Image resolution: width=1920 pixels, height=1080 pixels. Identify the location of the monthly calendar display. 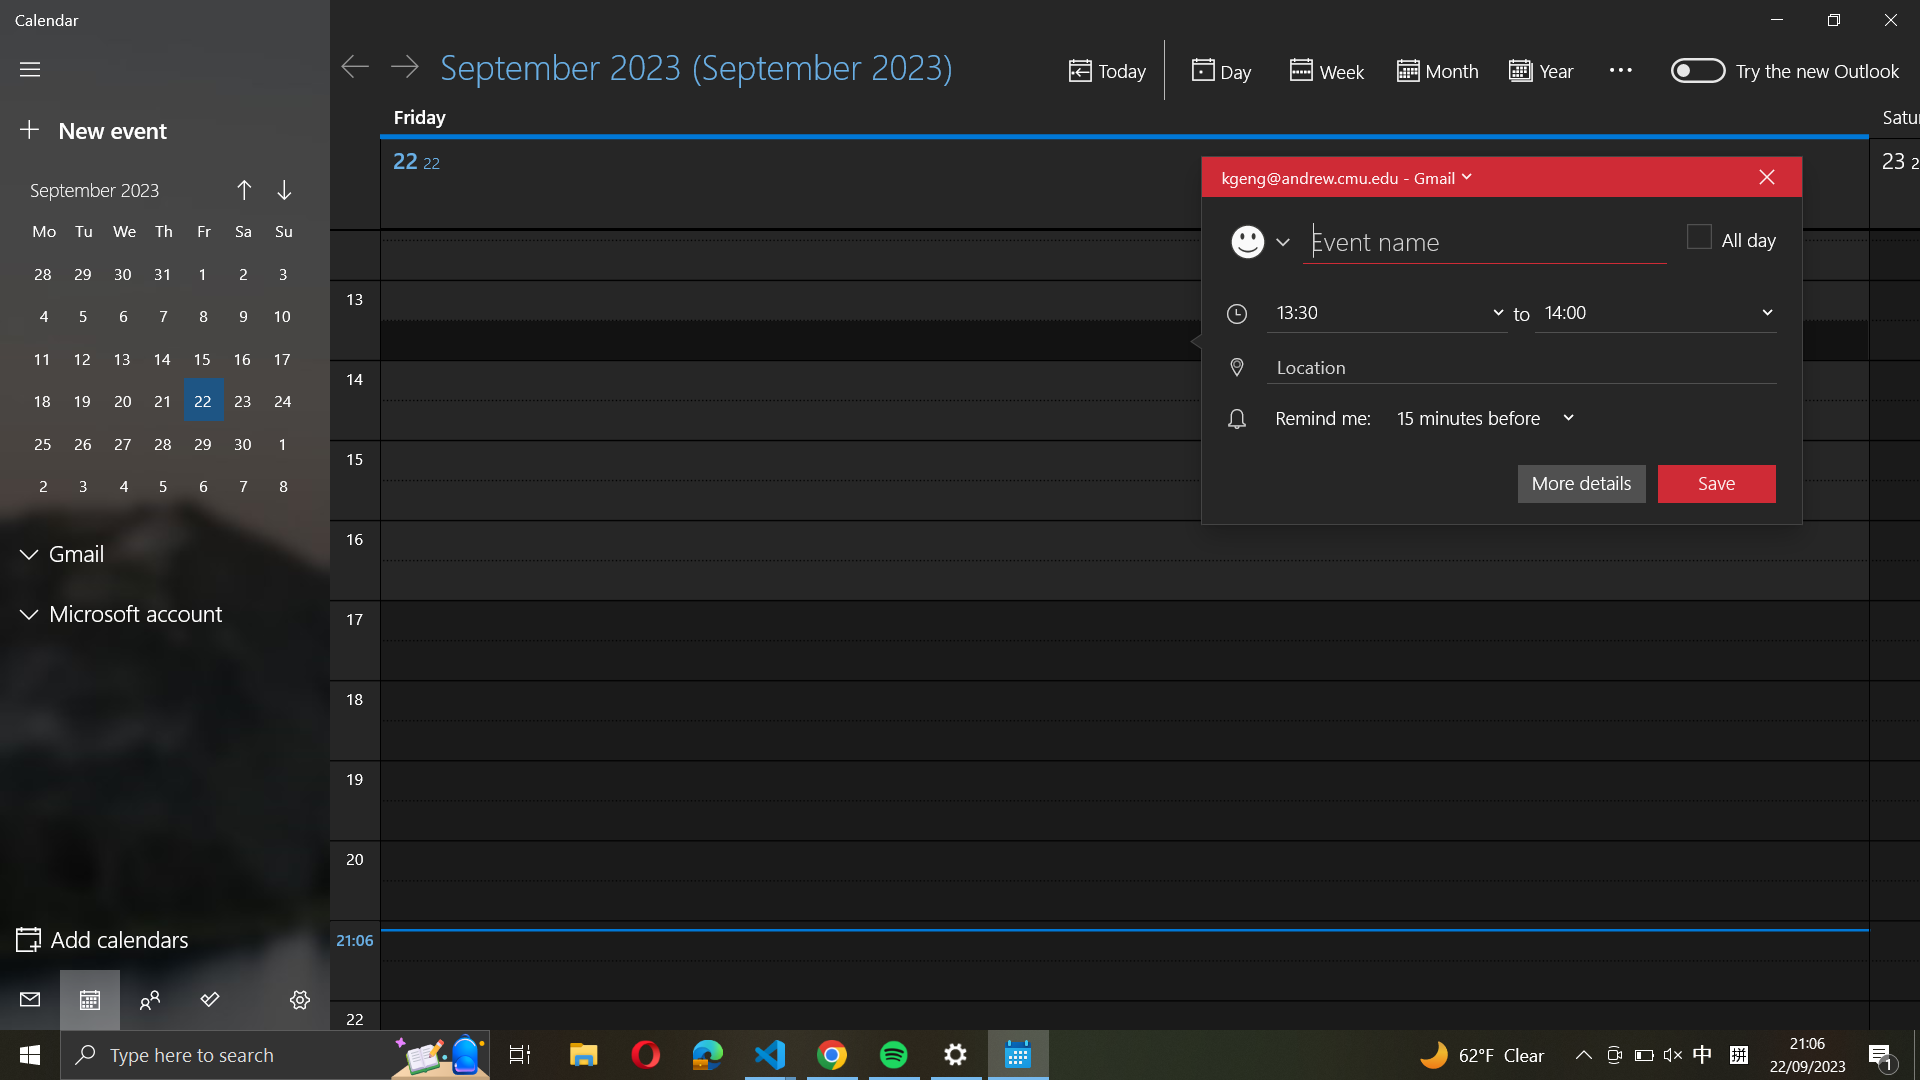
(1434, 71).